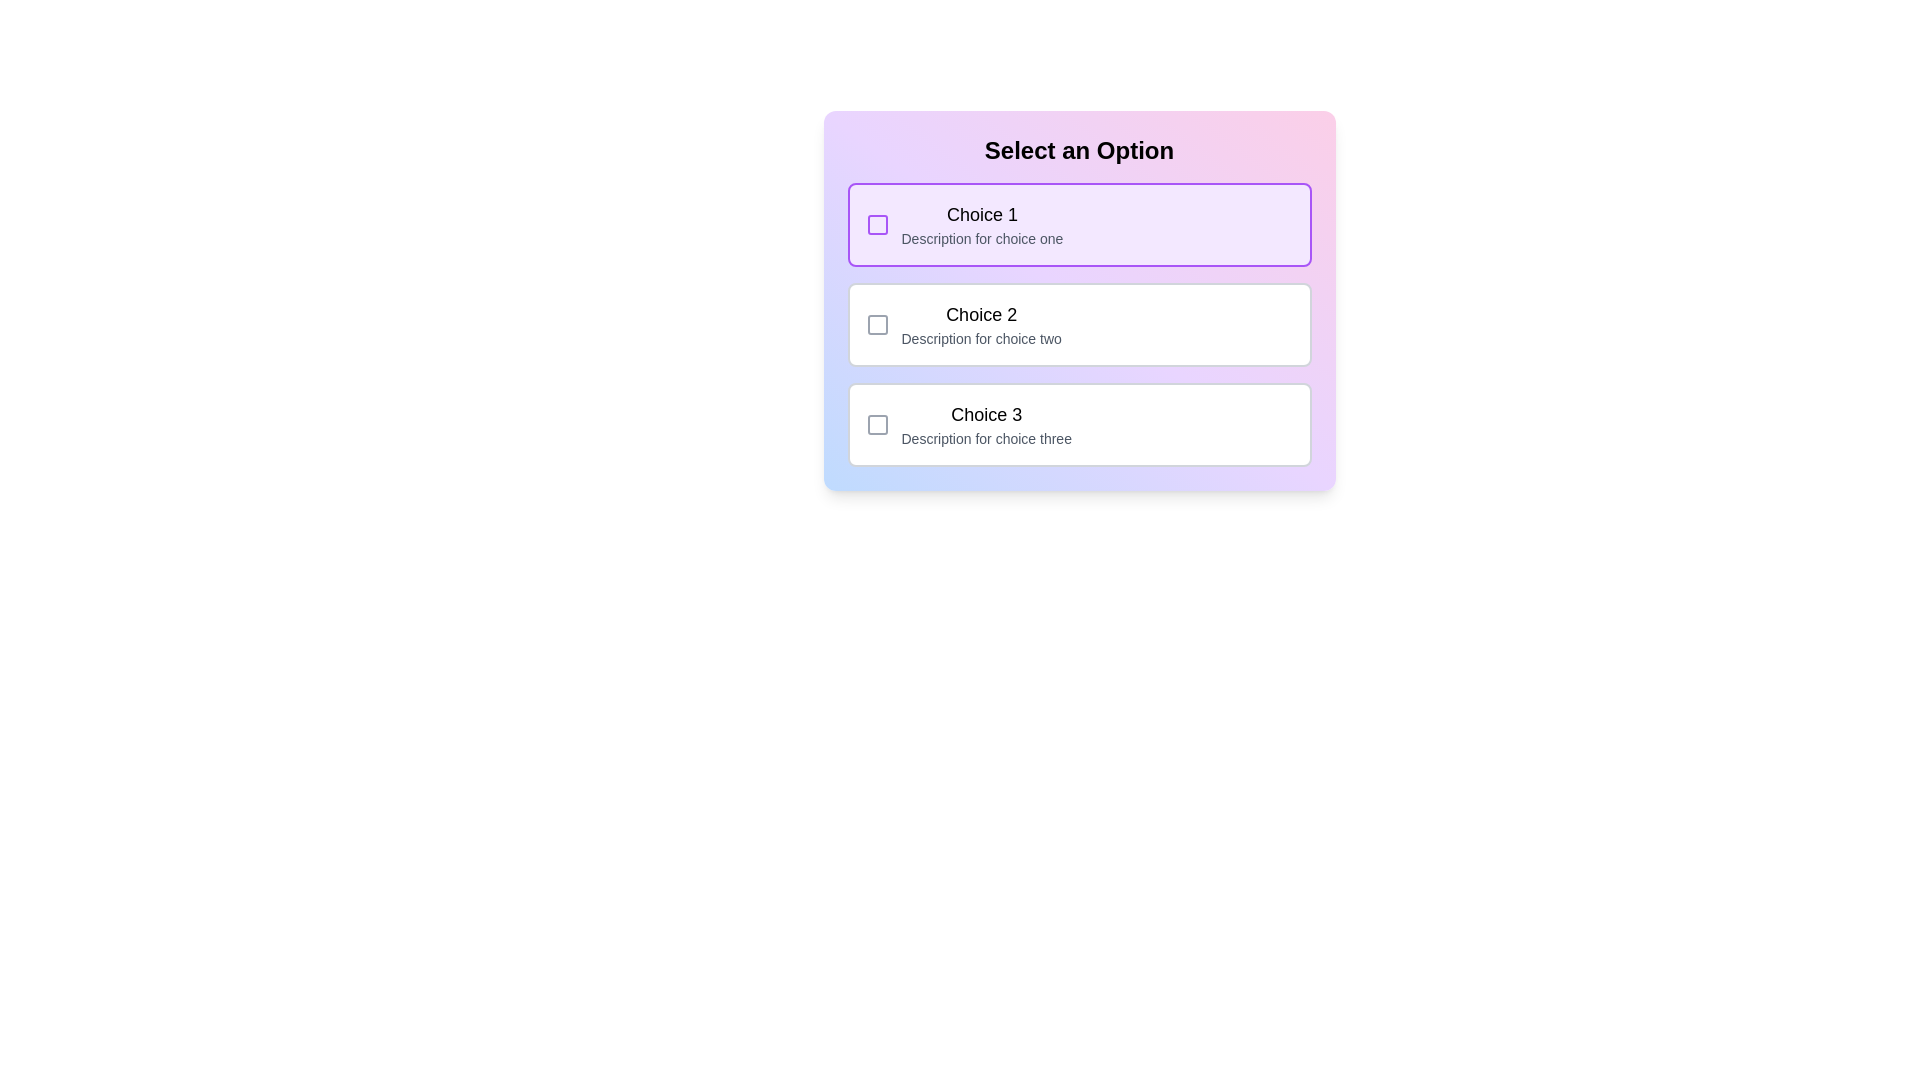  What do you see at coordinates (1078, 423) in the screenshot?
I see `the selectable option row for 'Choice 3' in the selection form` at bounding box center [1078, 423].